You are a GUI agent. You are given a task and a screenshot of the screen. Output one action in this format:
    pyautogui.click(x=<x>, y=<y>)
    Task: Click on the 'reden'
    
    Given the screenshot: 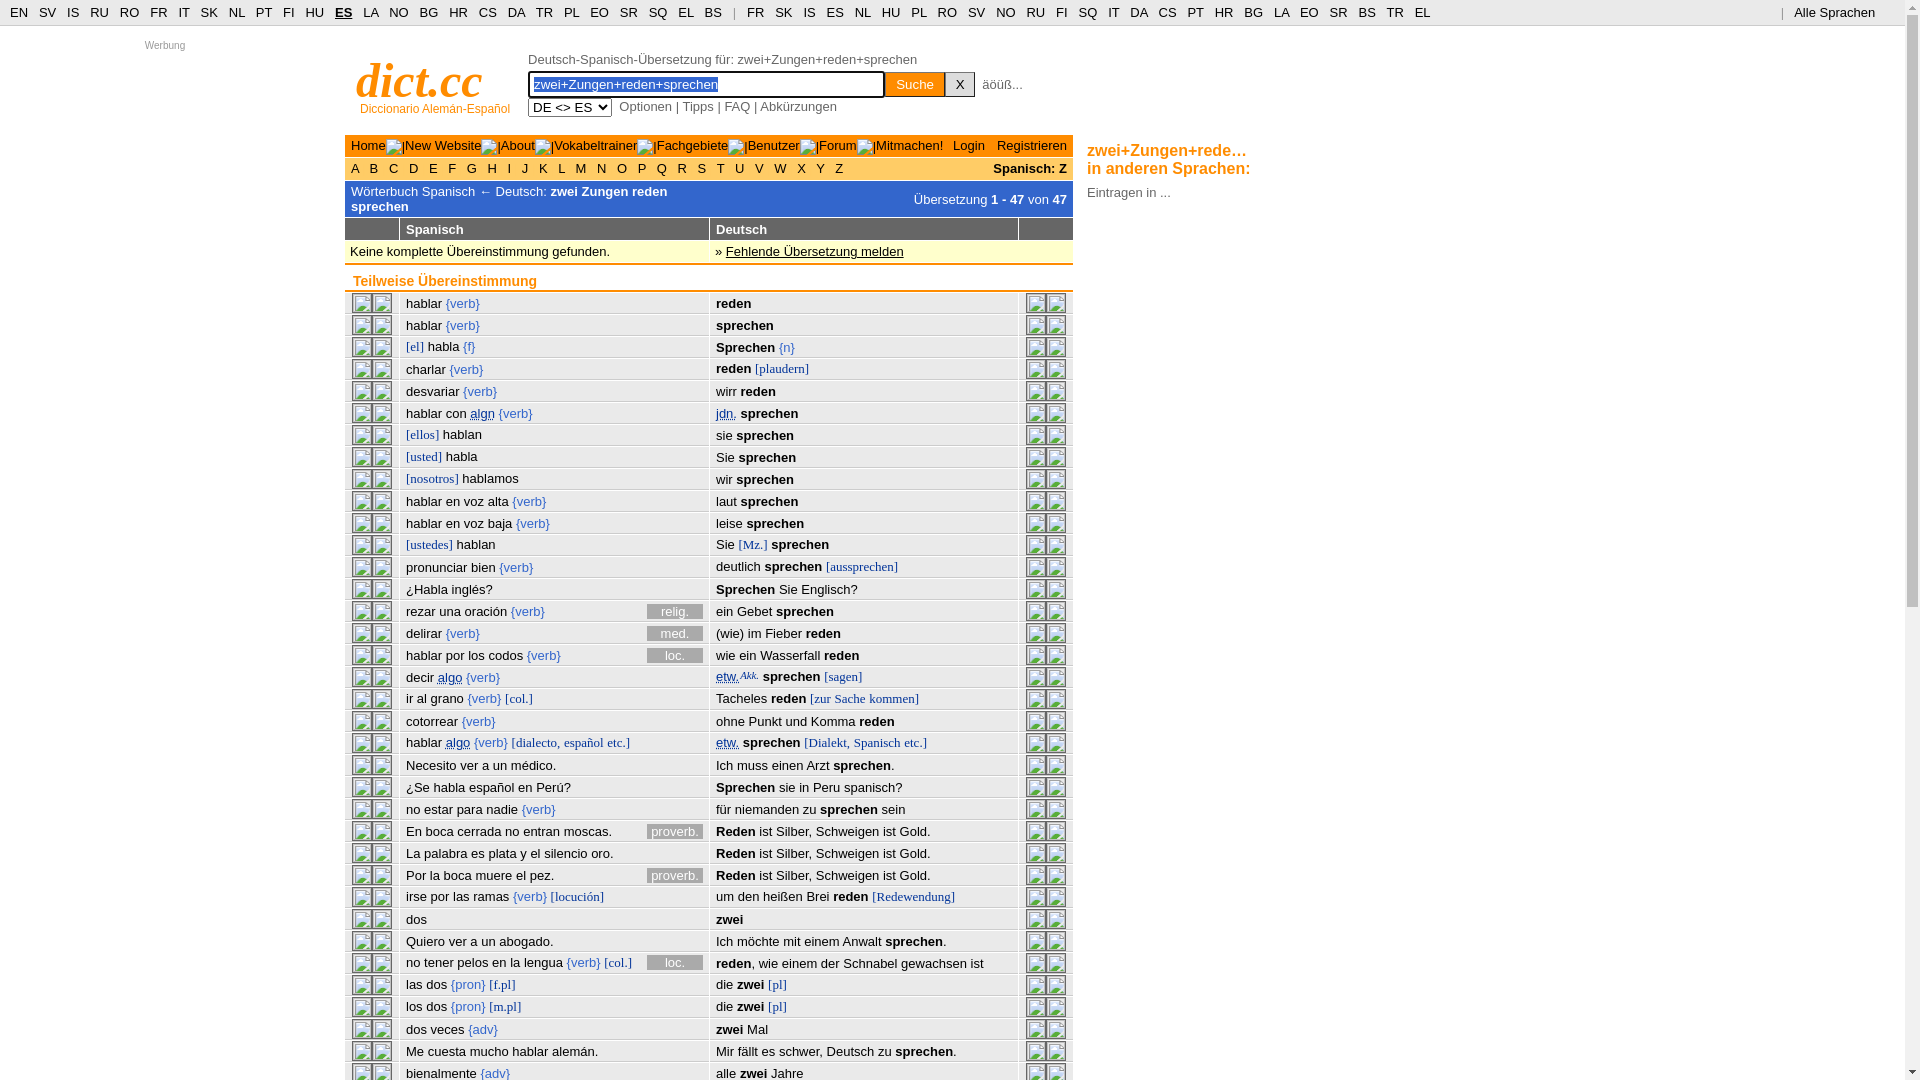 What is the action you would take?
    pyautogui.click(x=850, y=895)
    